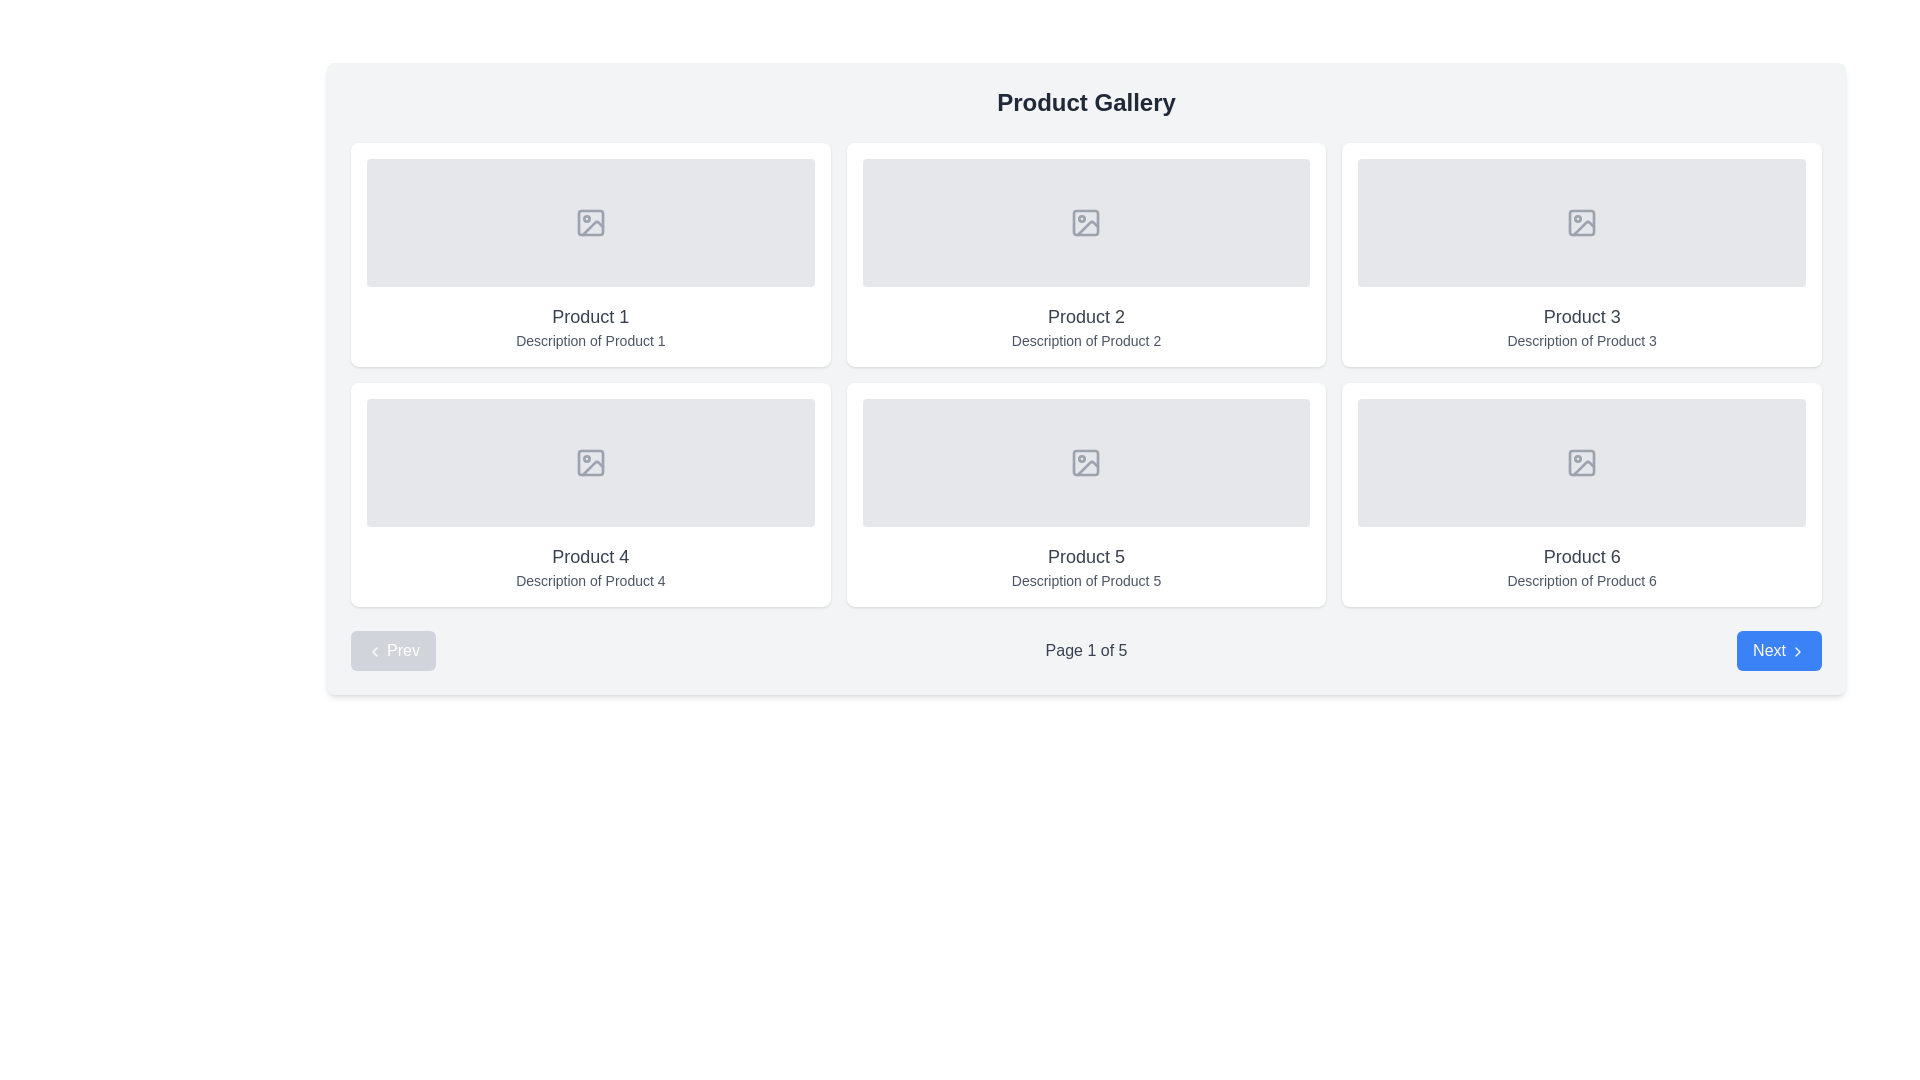  I want to click on the descriptive text block located below the title of 'Product 3' in the product card, so click(1581, 339).